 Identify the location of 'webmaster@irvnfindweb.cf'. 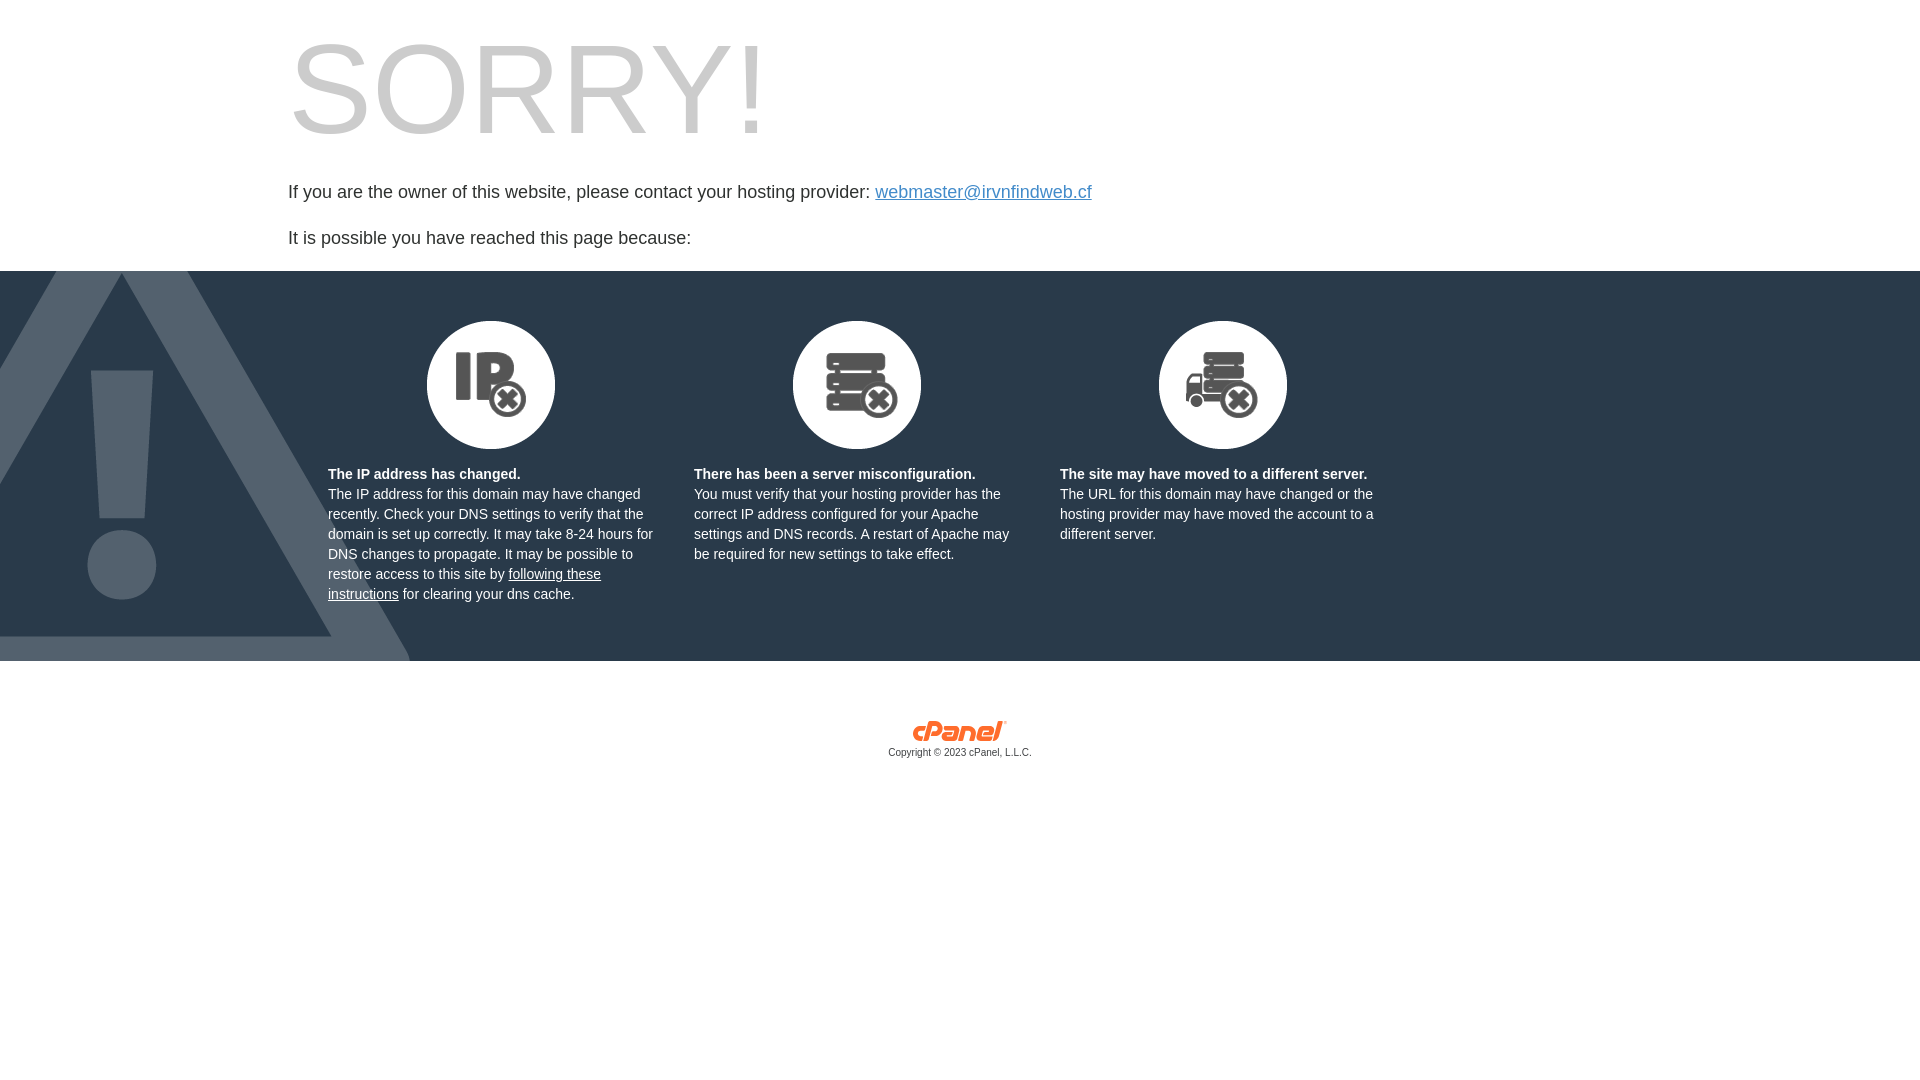
(983, 192).